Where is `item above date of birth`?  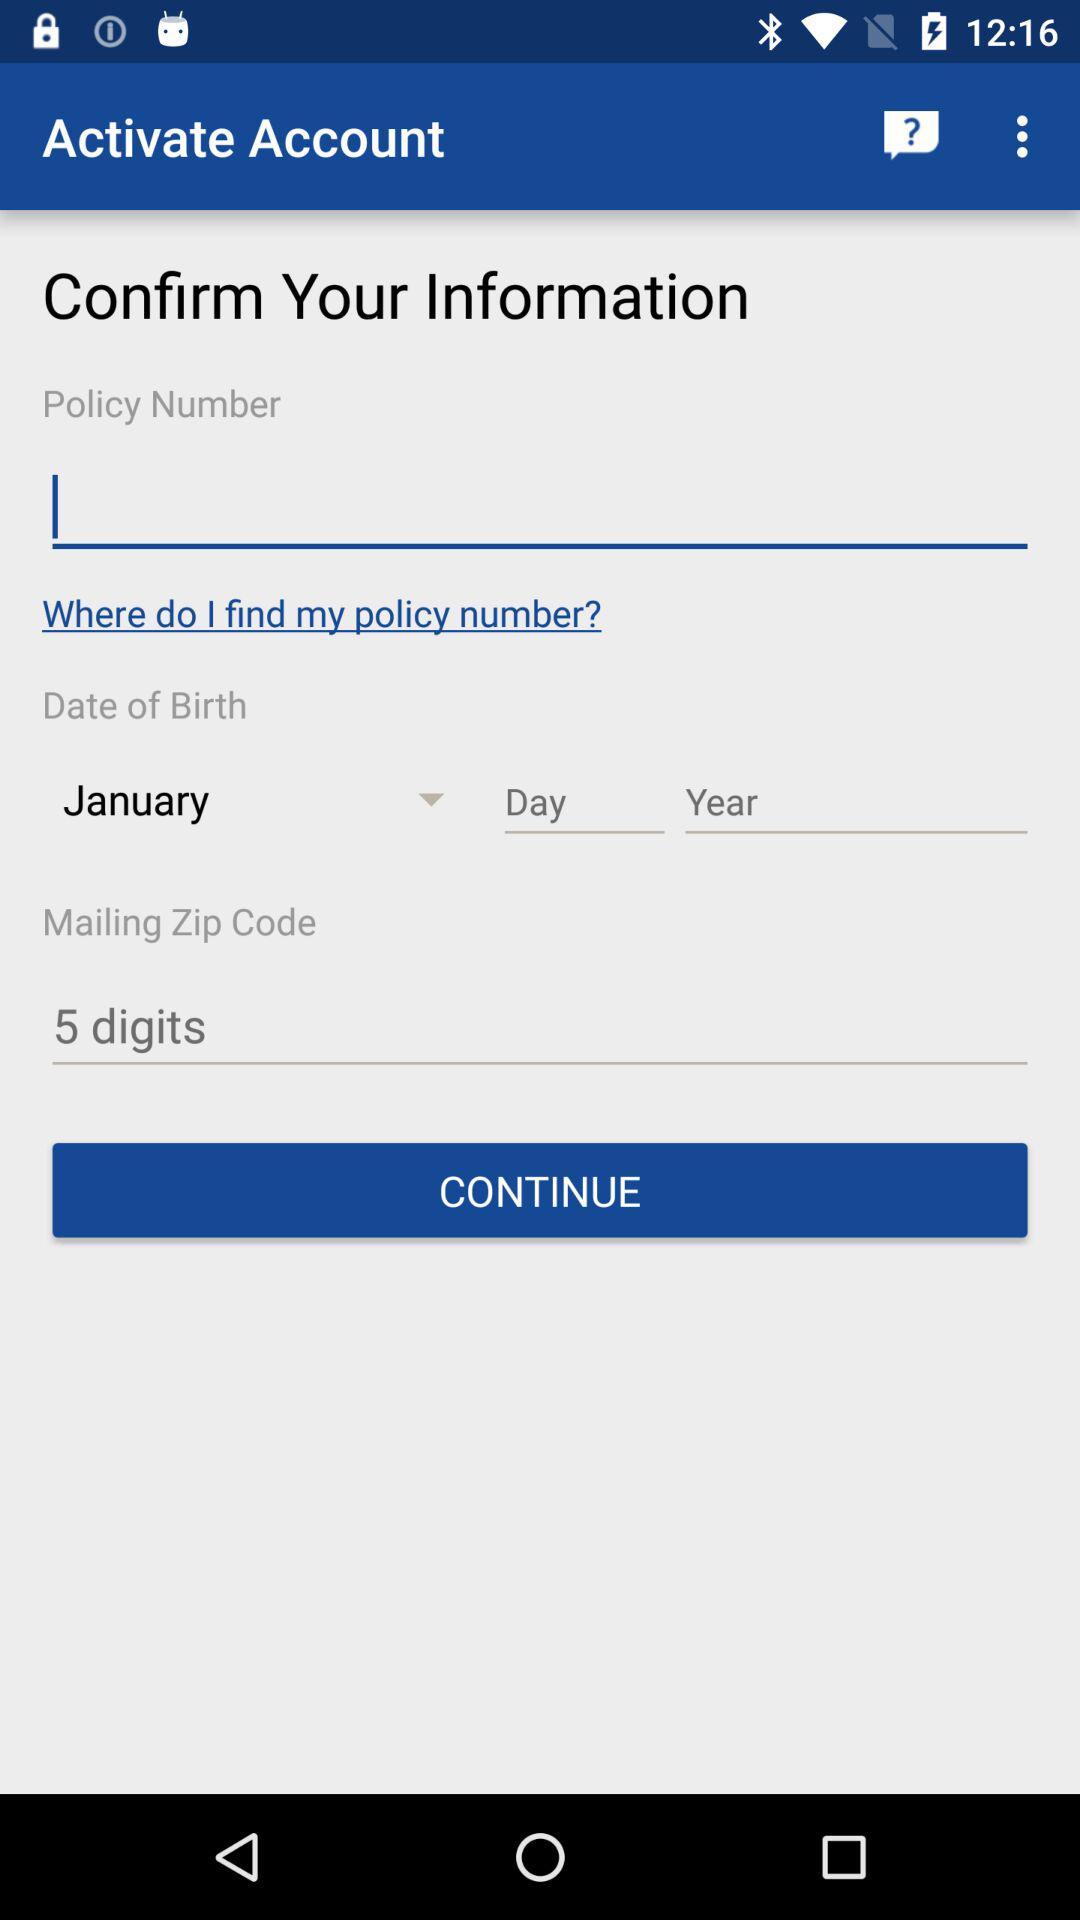
item above date of birth is located at coordinates (320, 611).